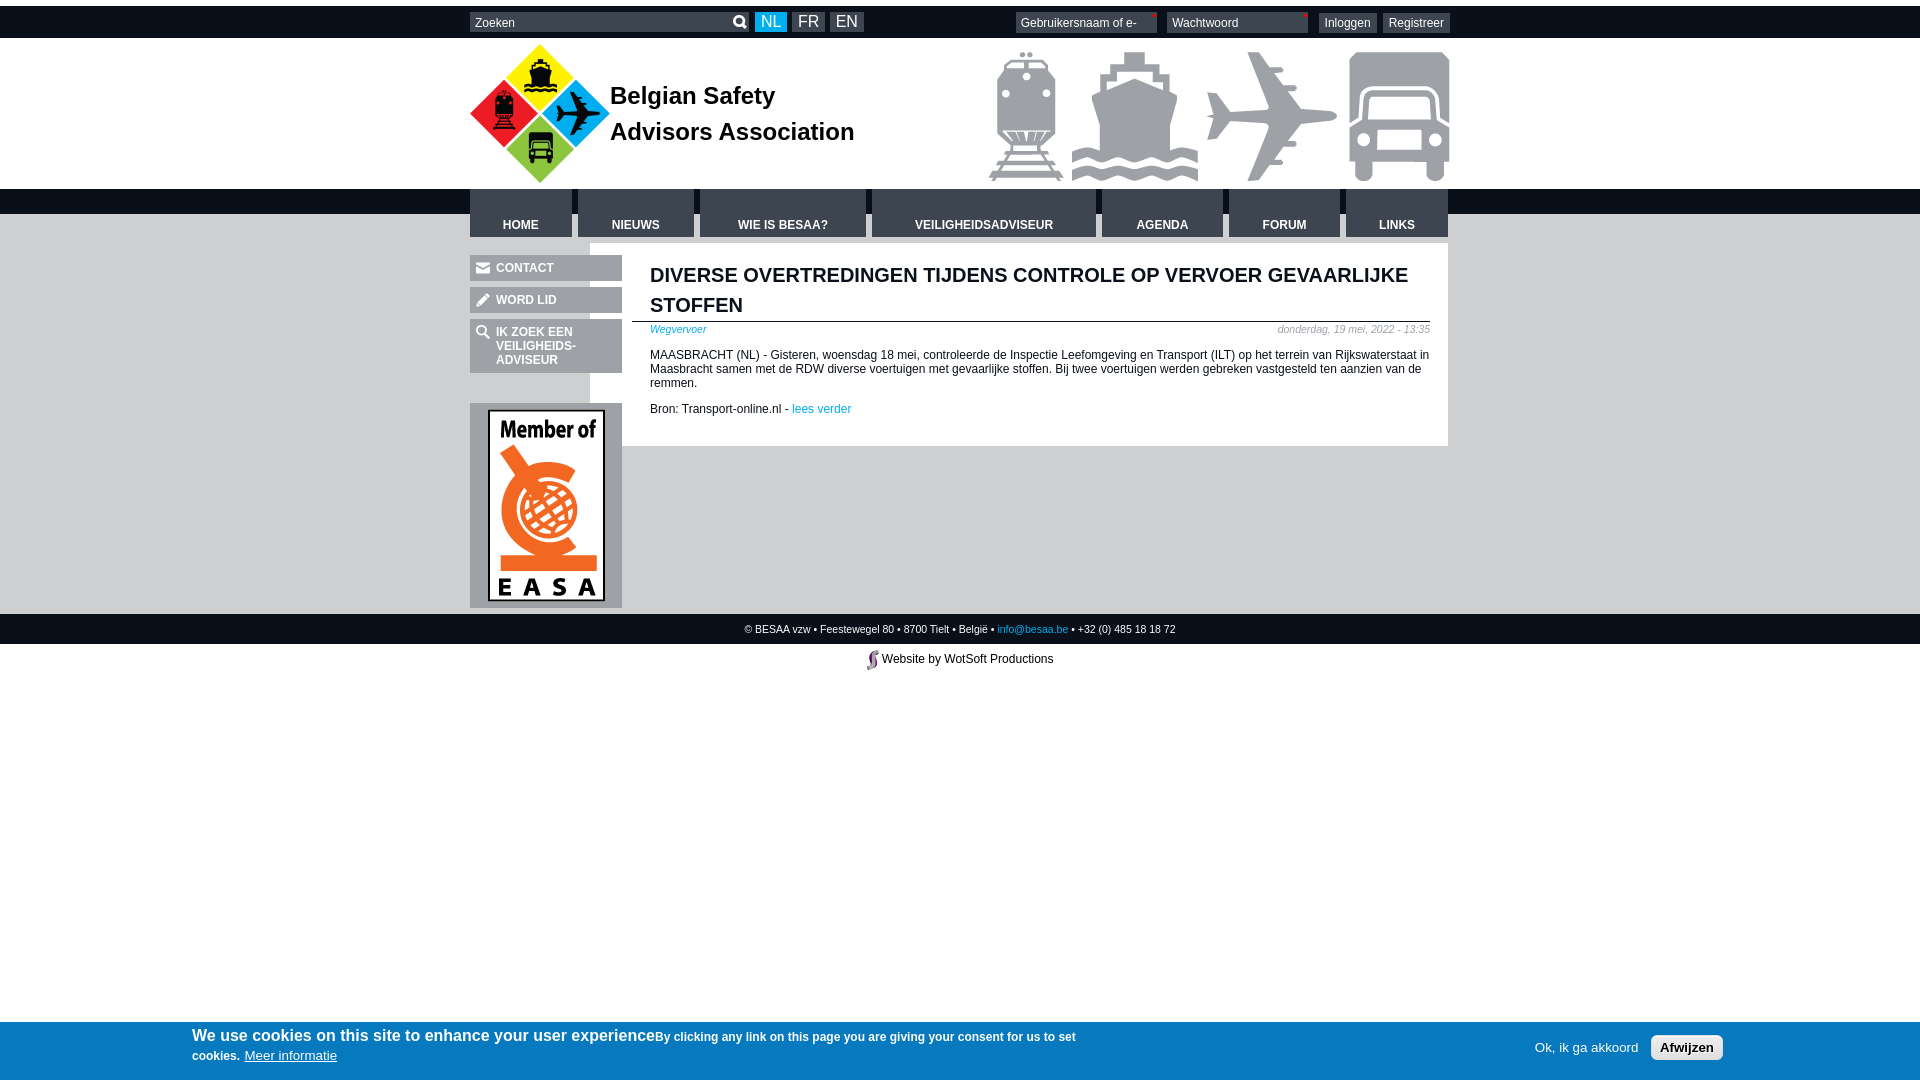  What do you see at coordinates (997, 627) in the screenshot?
I see `'info@besaa.be'` at bounding box center [997, 627].